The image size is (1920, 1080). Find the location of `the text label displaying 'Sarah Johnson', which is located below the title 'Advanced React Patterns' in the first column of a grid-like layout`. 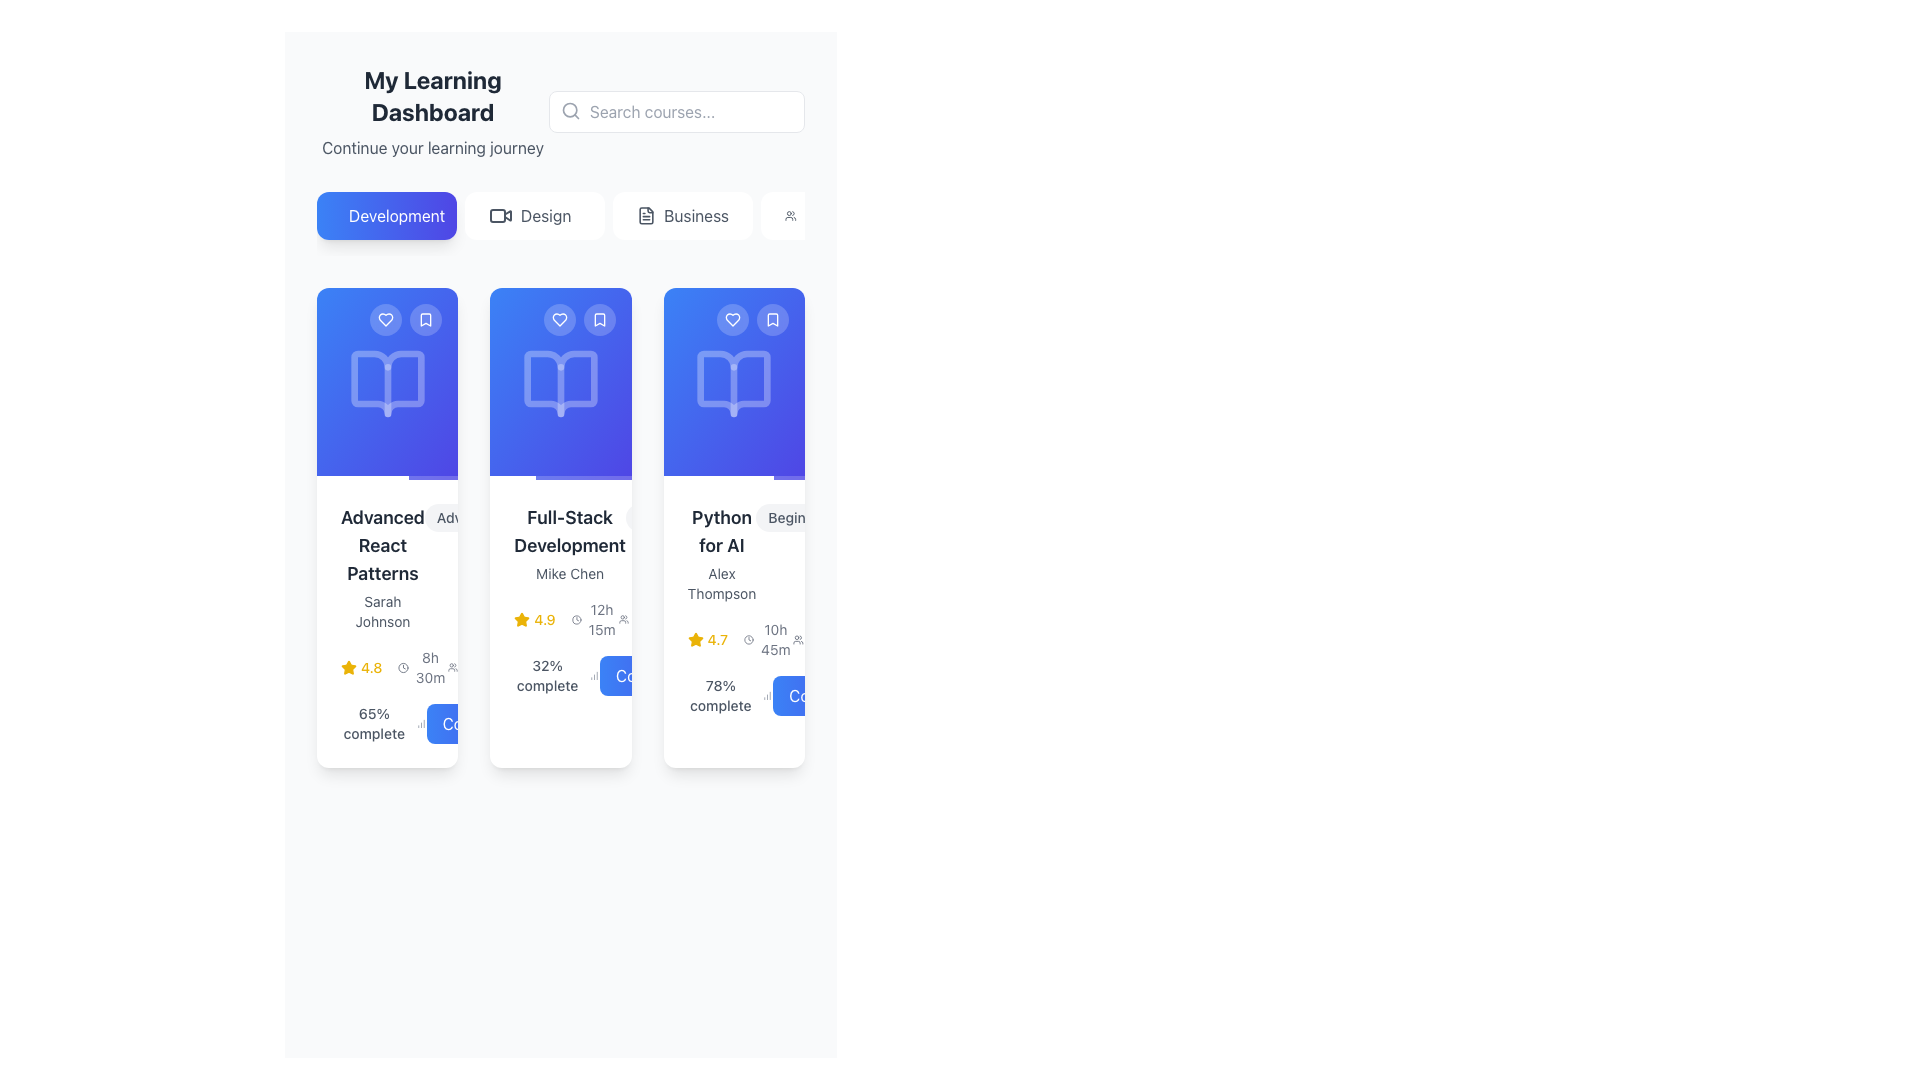

the text label displaying 'Sarah Johnson', which is located below the title 'Advanced React Patterns' in the first column of a grid-like layout is located at coordinates (382, 611).